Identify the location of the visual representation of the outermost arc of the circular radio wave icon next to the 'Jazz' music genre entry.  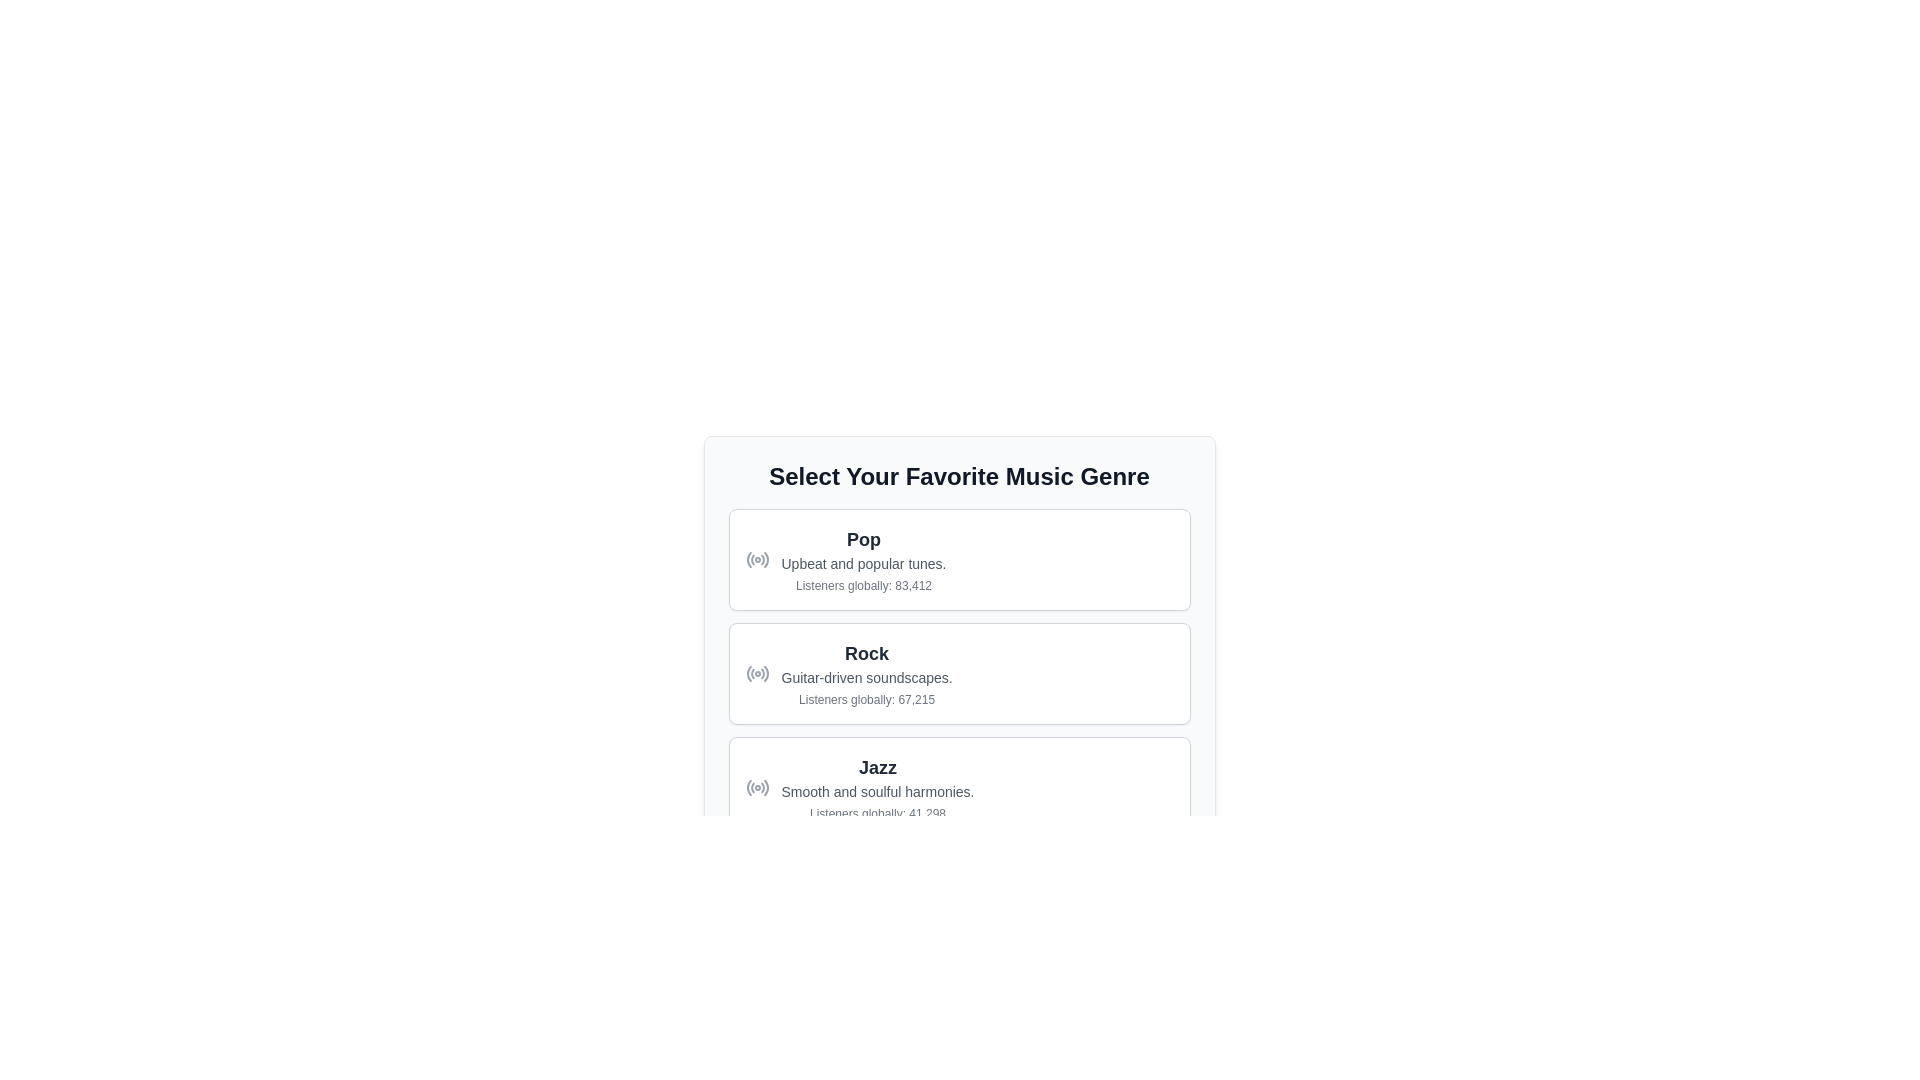
(765, 786).